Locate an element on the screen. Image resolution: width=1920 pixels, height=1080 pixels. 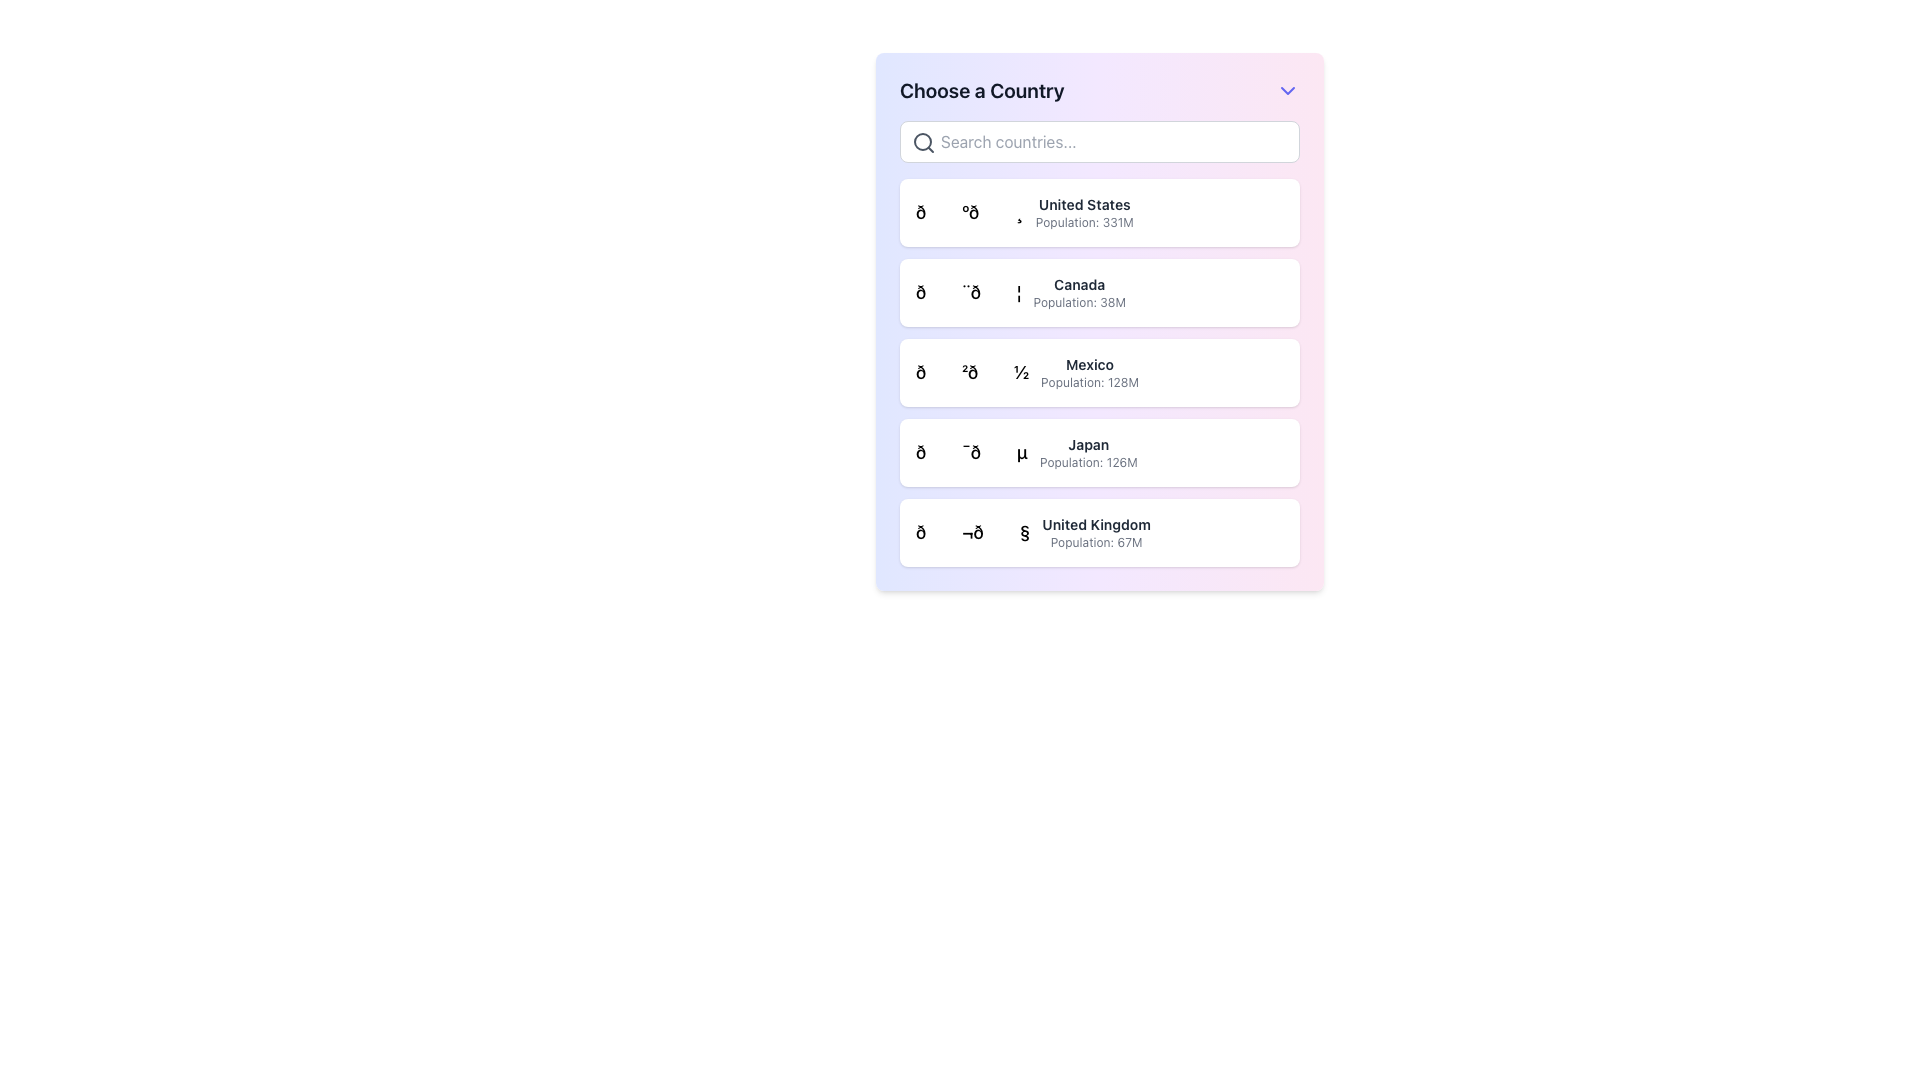
the Header or Title that indicates the section for country selection in the pop-up panel is located at coordinates (982, 91).